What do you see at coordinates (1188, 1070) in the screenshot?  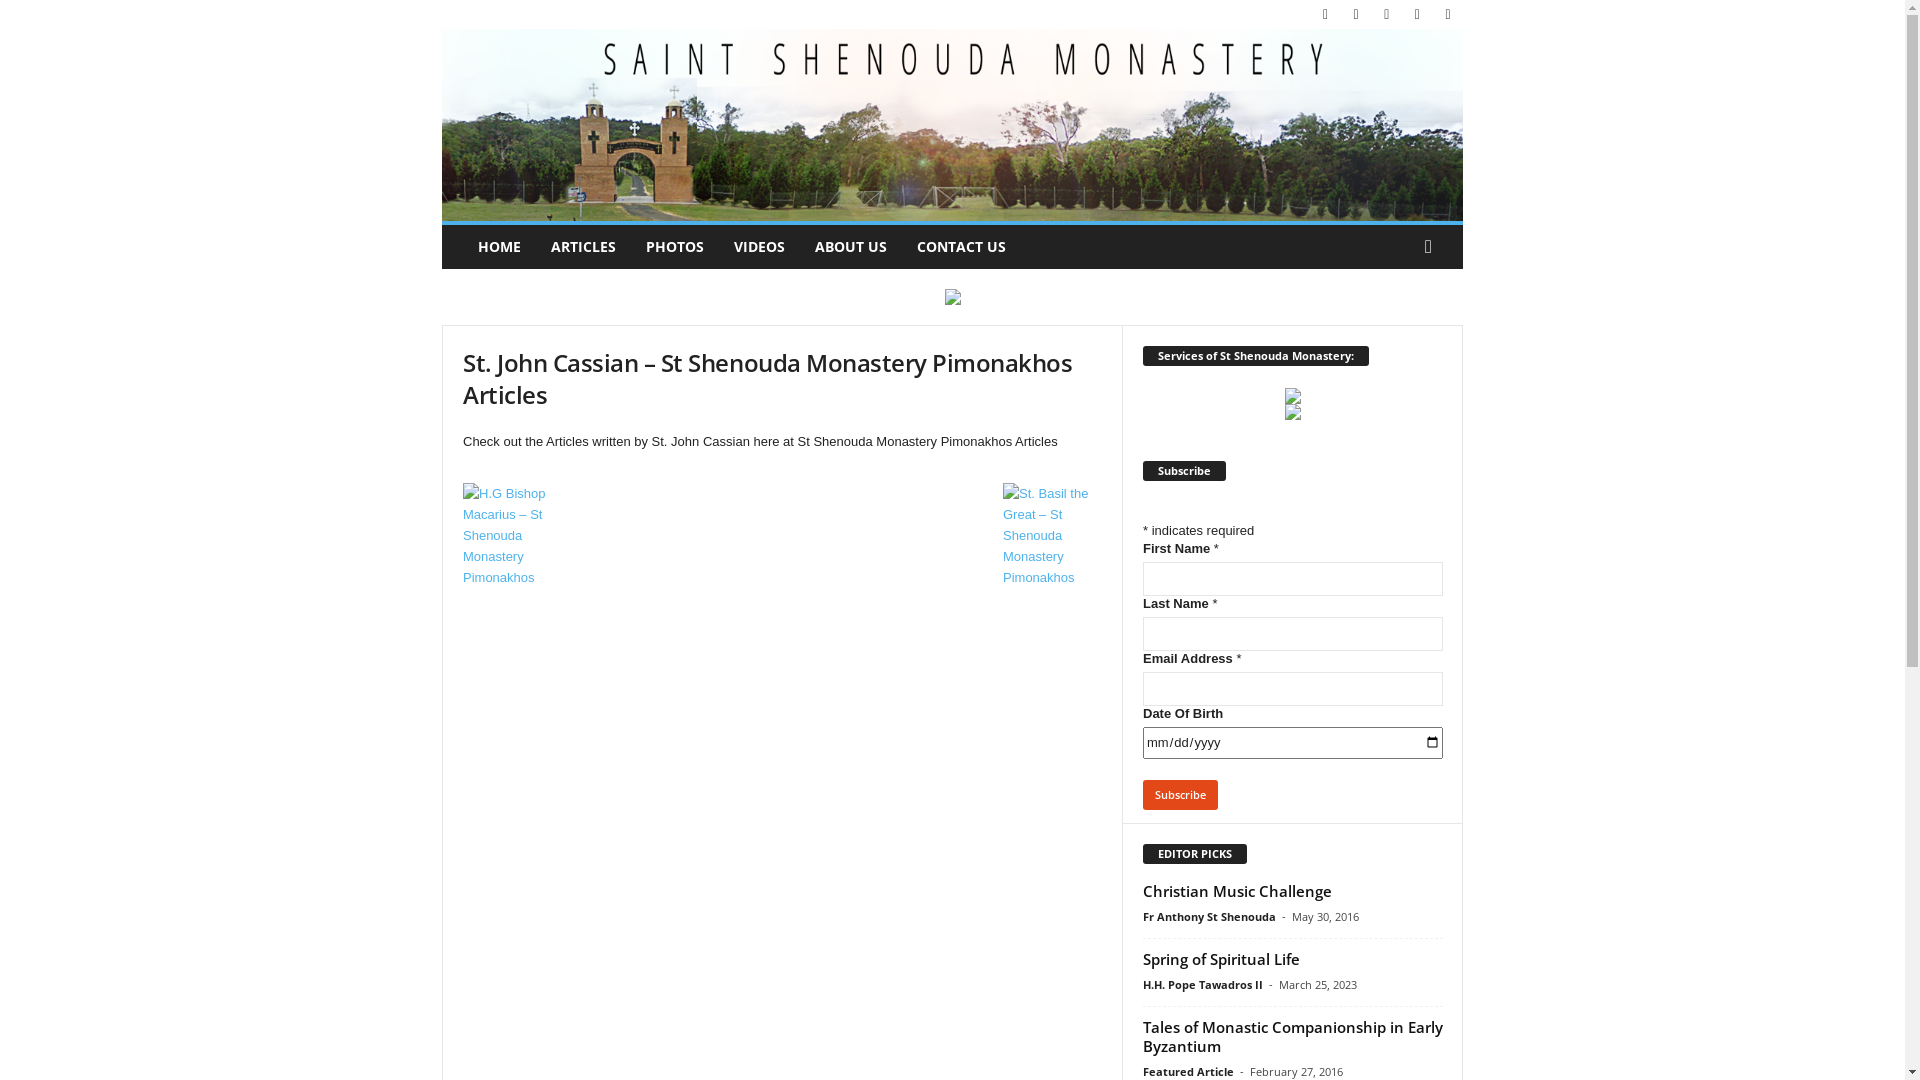 I see `'Featured Article'` at bounding box center [1188, 1070].